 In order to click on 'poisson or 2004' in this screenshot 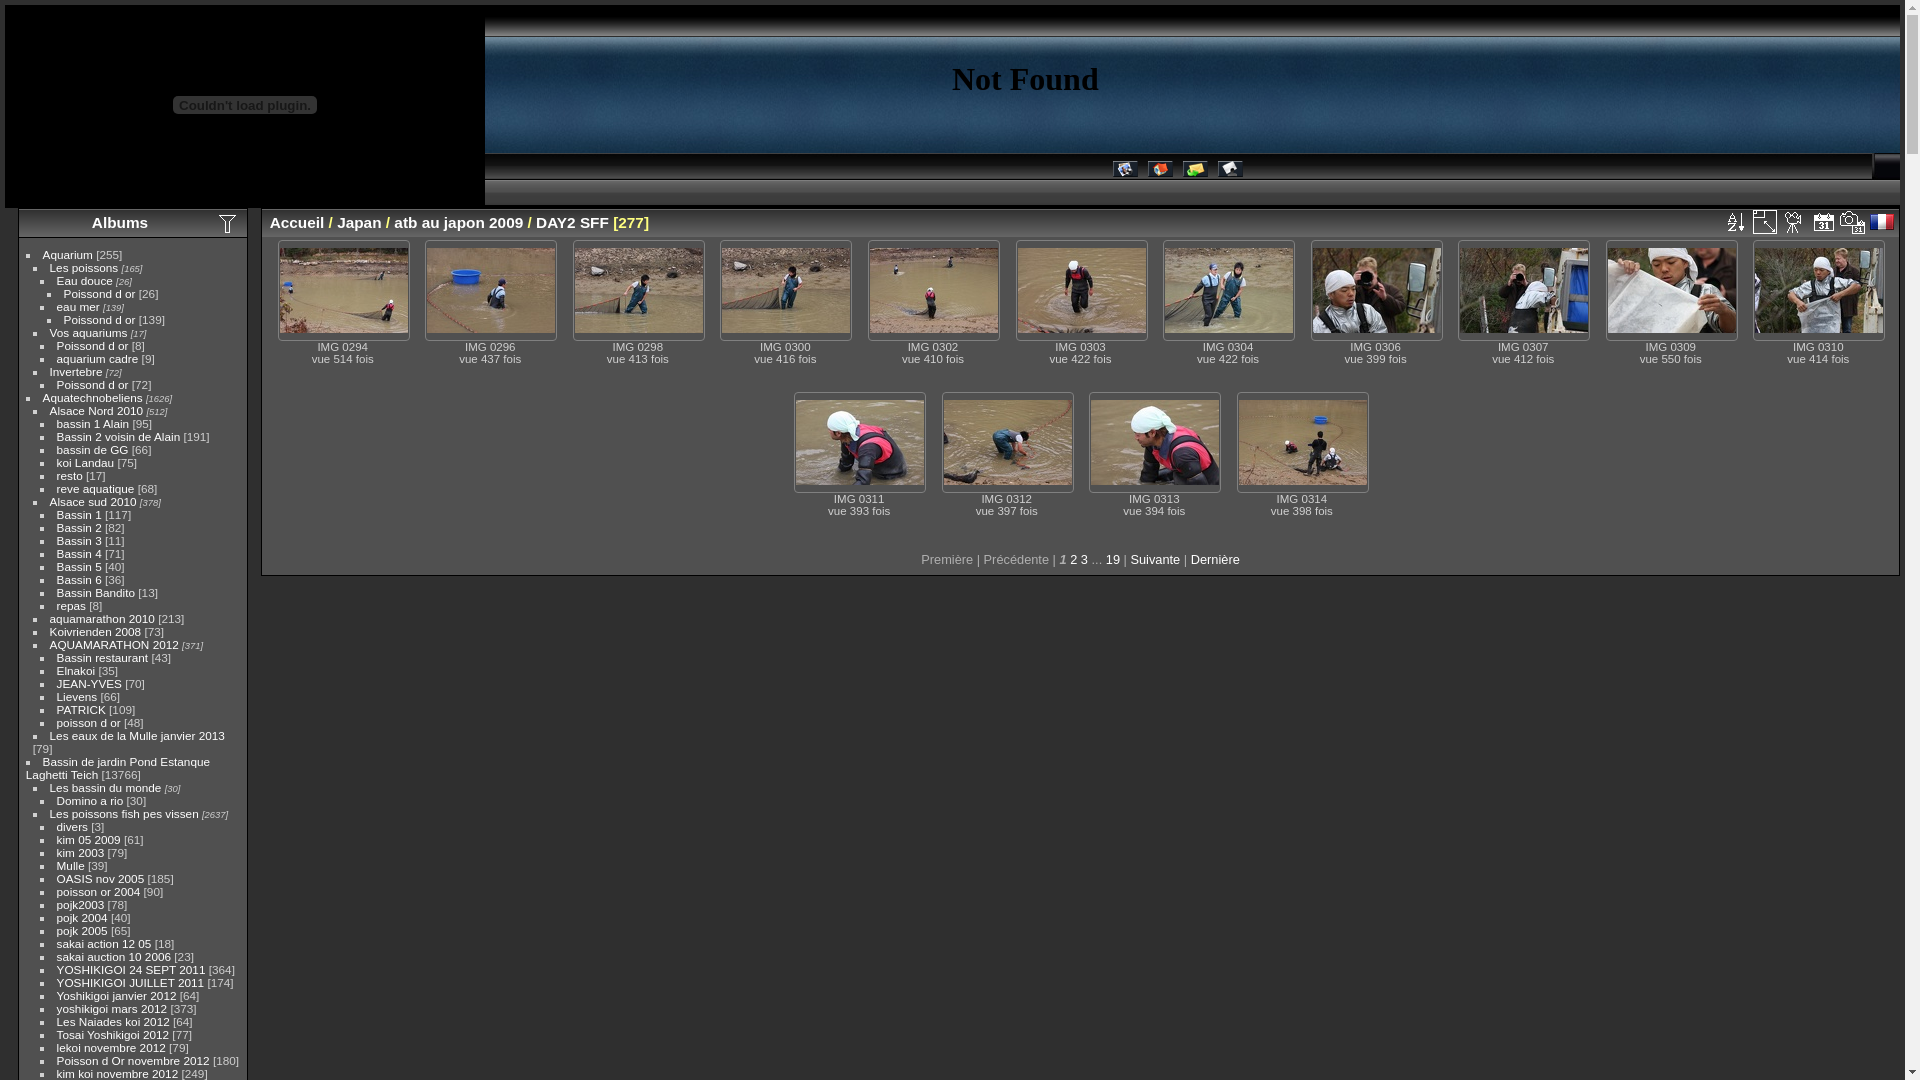, I will do `click(98, 890)`.